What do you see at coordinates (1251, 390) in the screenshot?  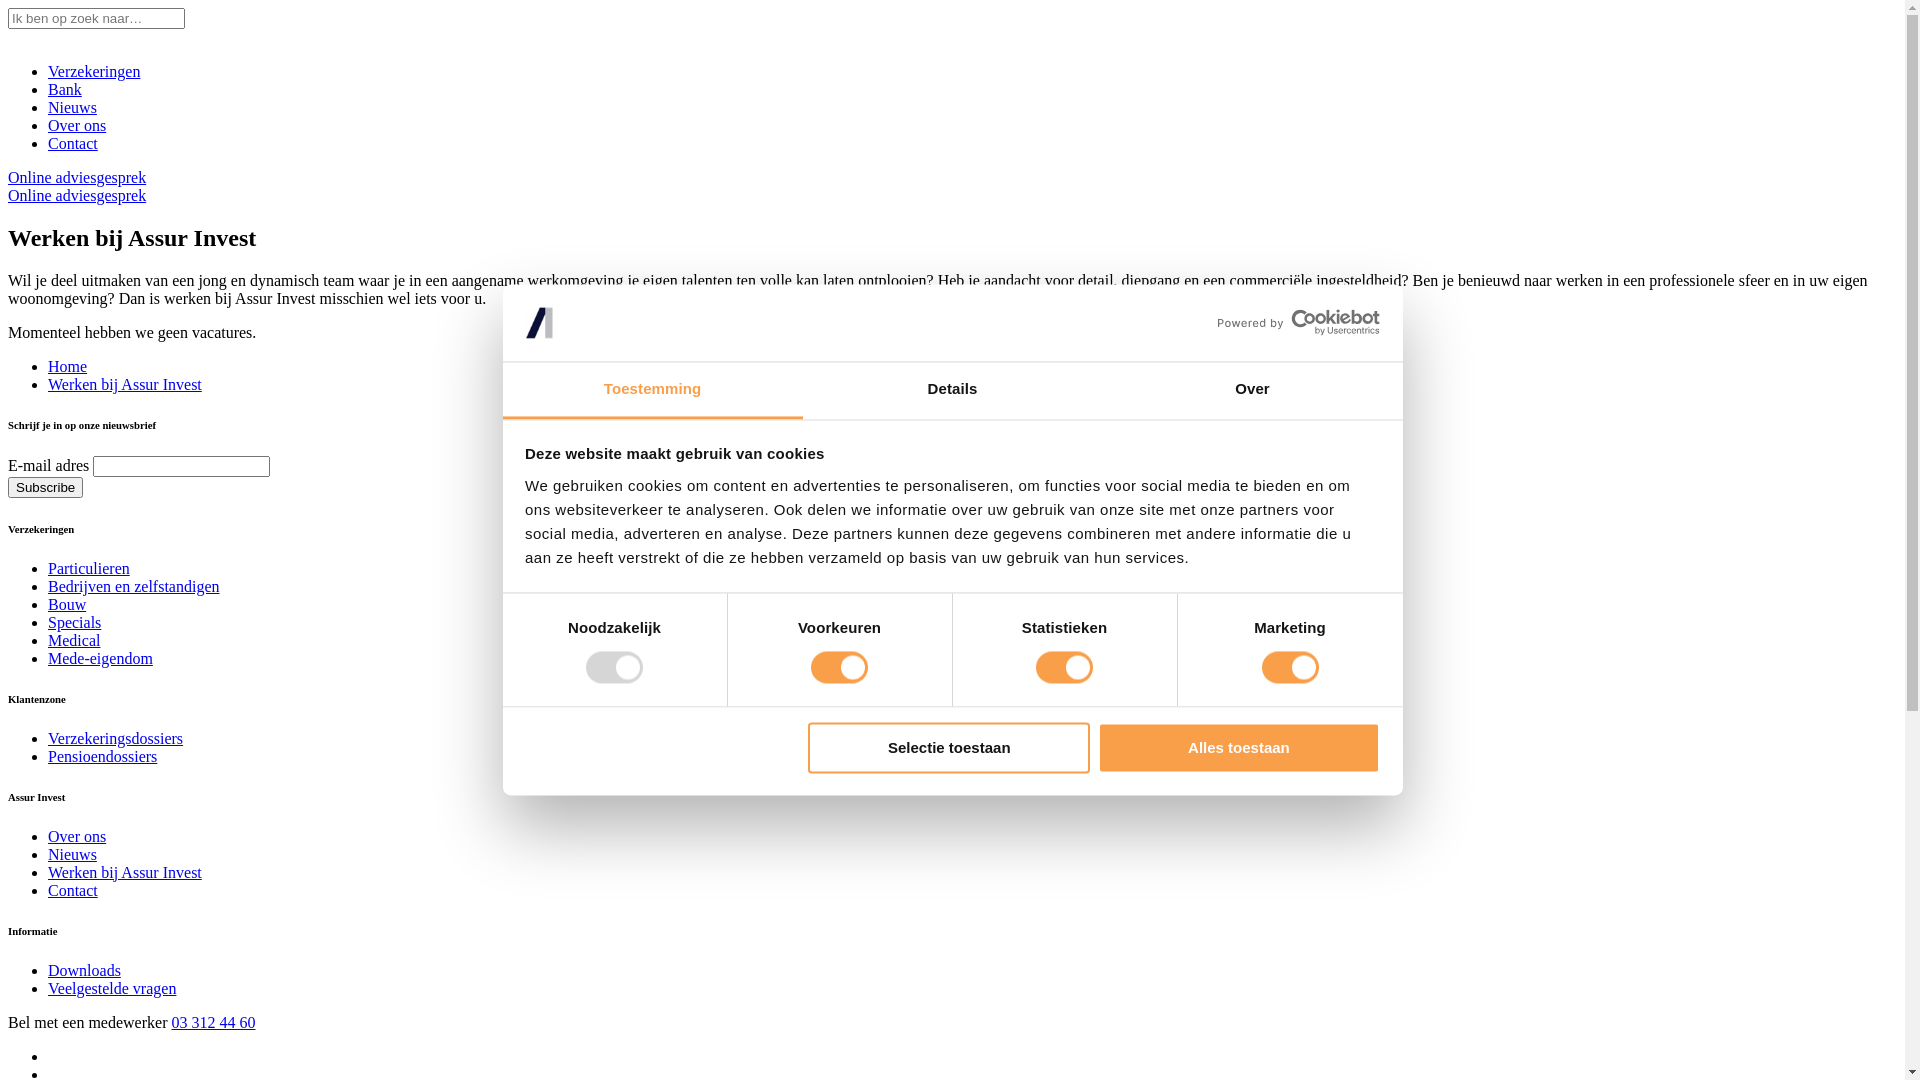 I see `'Over'` at bounding box center [1251, 390].